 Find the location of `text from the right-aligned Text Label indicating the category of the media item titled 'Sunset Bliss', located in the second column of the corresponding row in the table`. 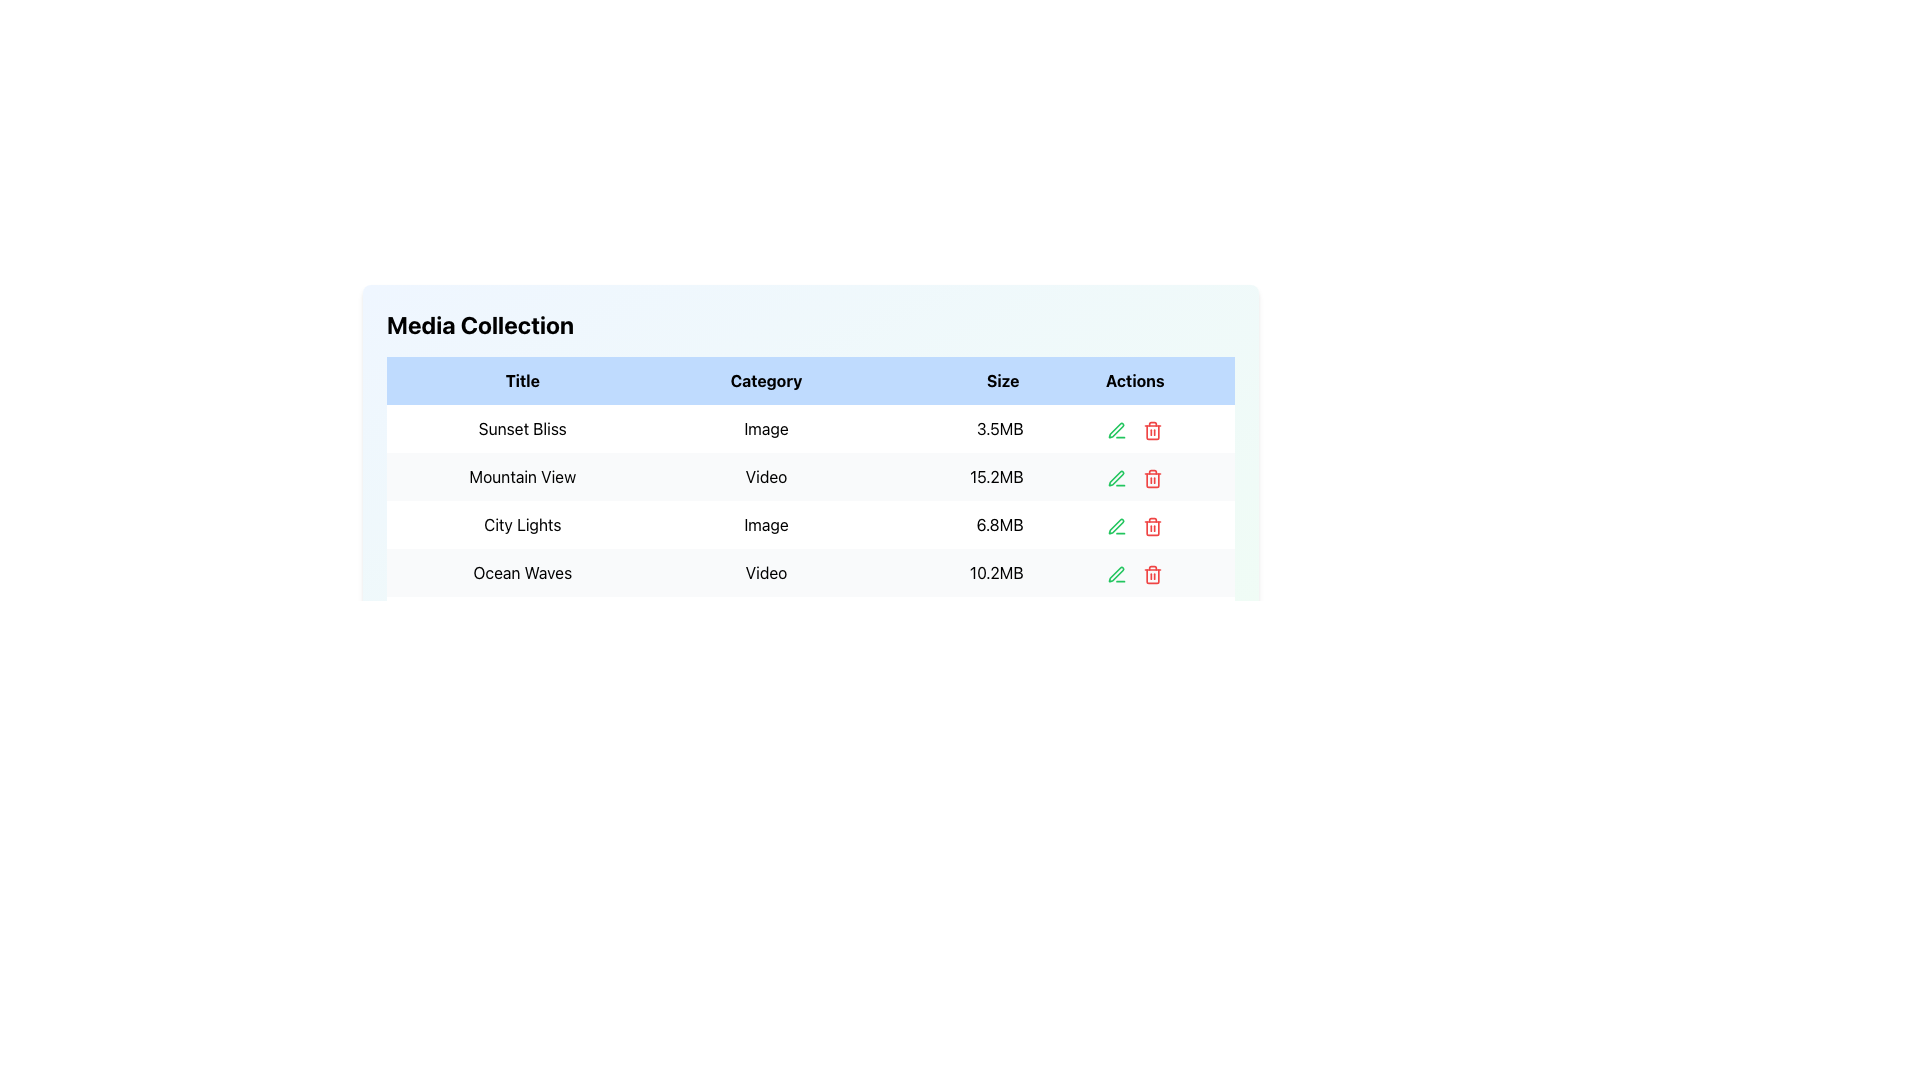

text from the right-aligned Text Label indicating the category of the media item titled 'Sunset Bliss', located in the second column of the corresponding row in the table is located at coordinates (765, 427).